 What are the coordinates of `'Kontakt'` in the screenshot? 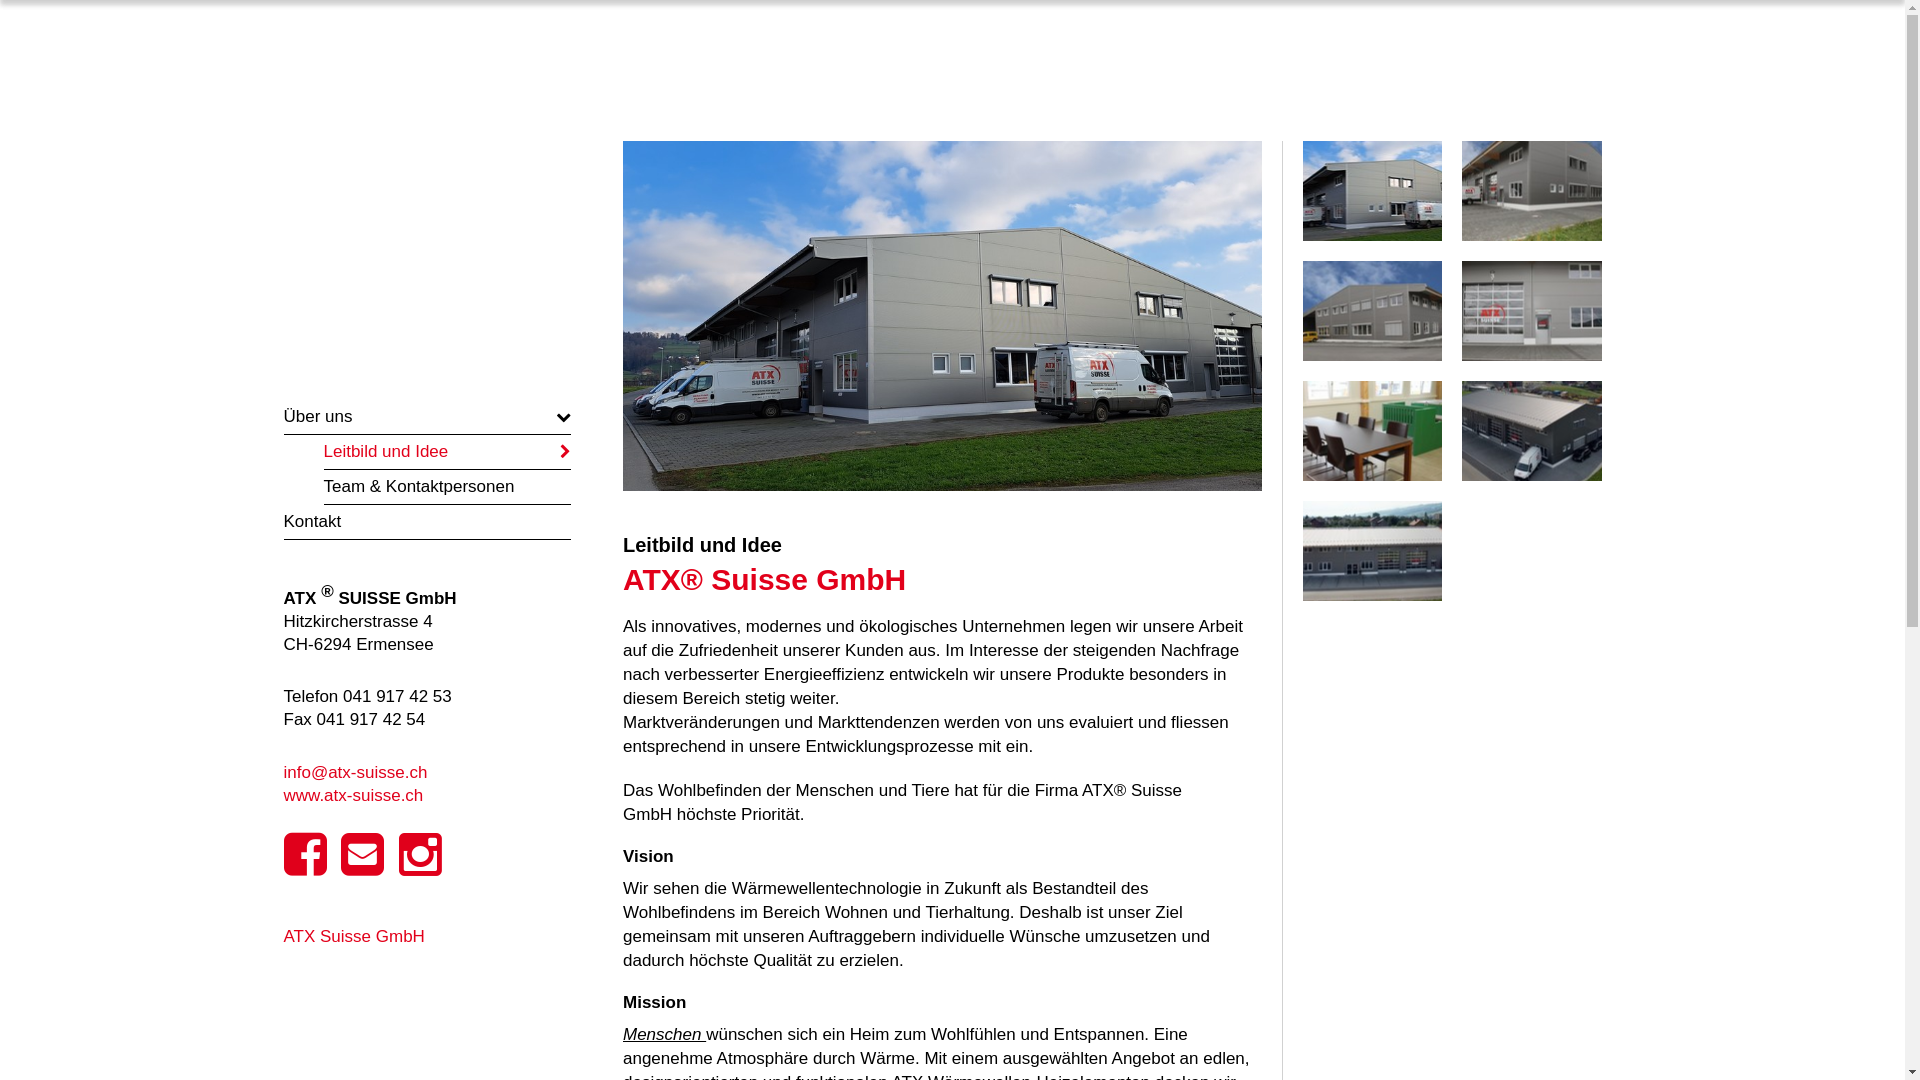 It's located at (426, 520).